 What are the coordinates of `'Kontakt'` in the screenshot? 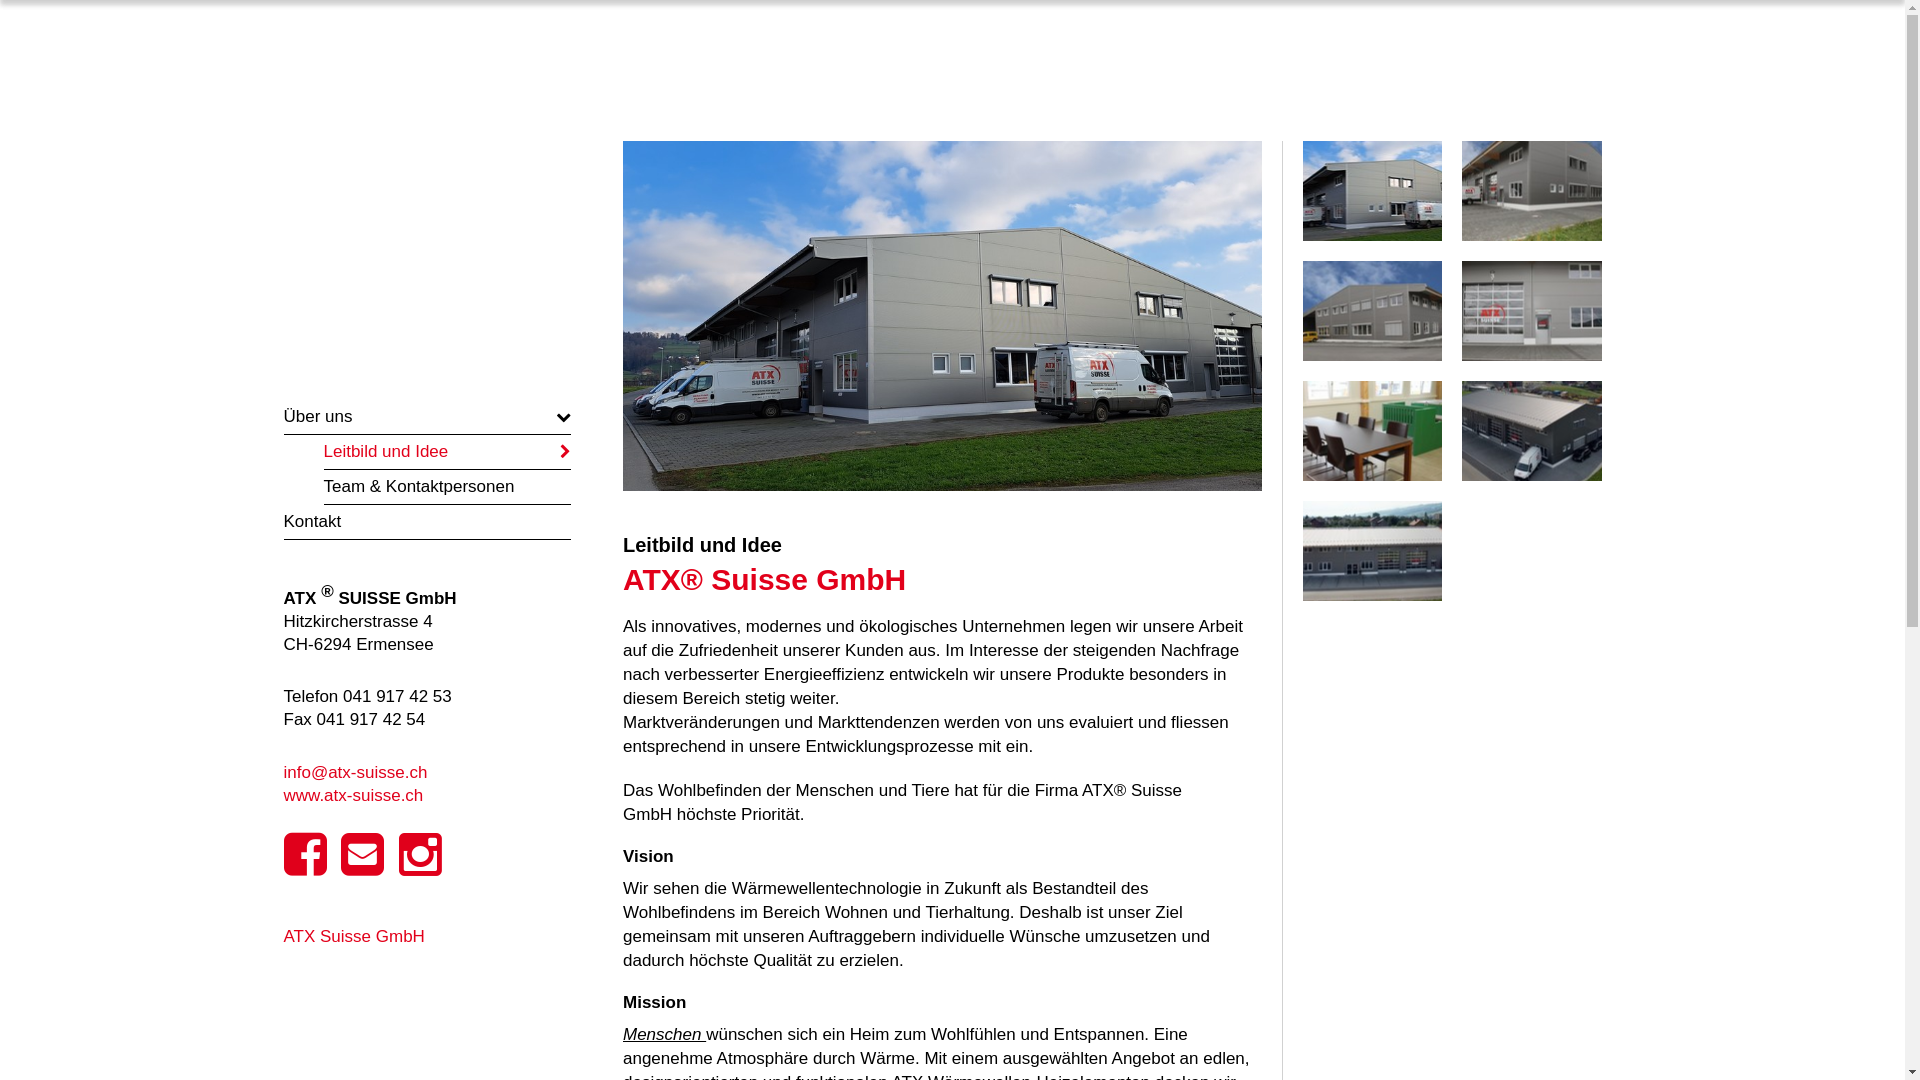 It's located at (426, 520).